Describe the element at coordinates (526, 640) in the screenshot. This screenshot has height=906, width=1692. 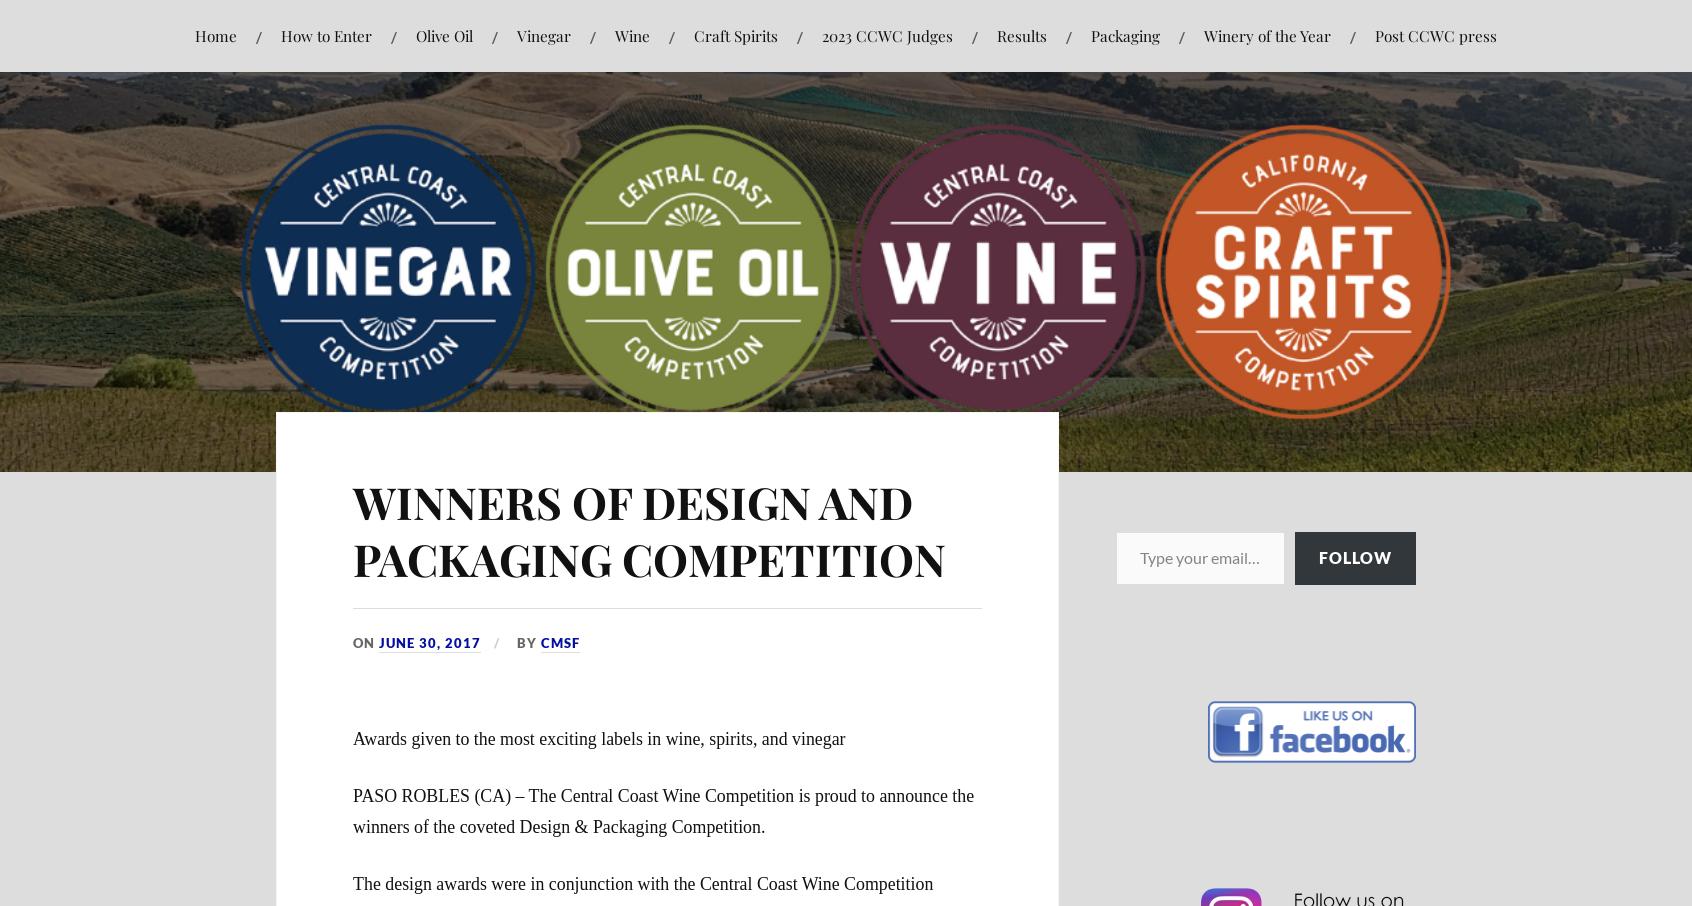
I see `'By'` at that location.